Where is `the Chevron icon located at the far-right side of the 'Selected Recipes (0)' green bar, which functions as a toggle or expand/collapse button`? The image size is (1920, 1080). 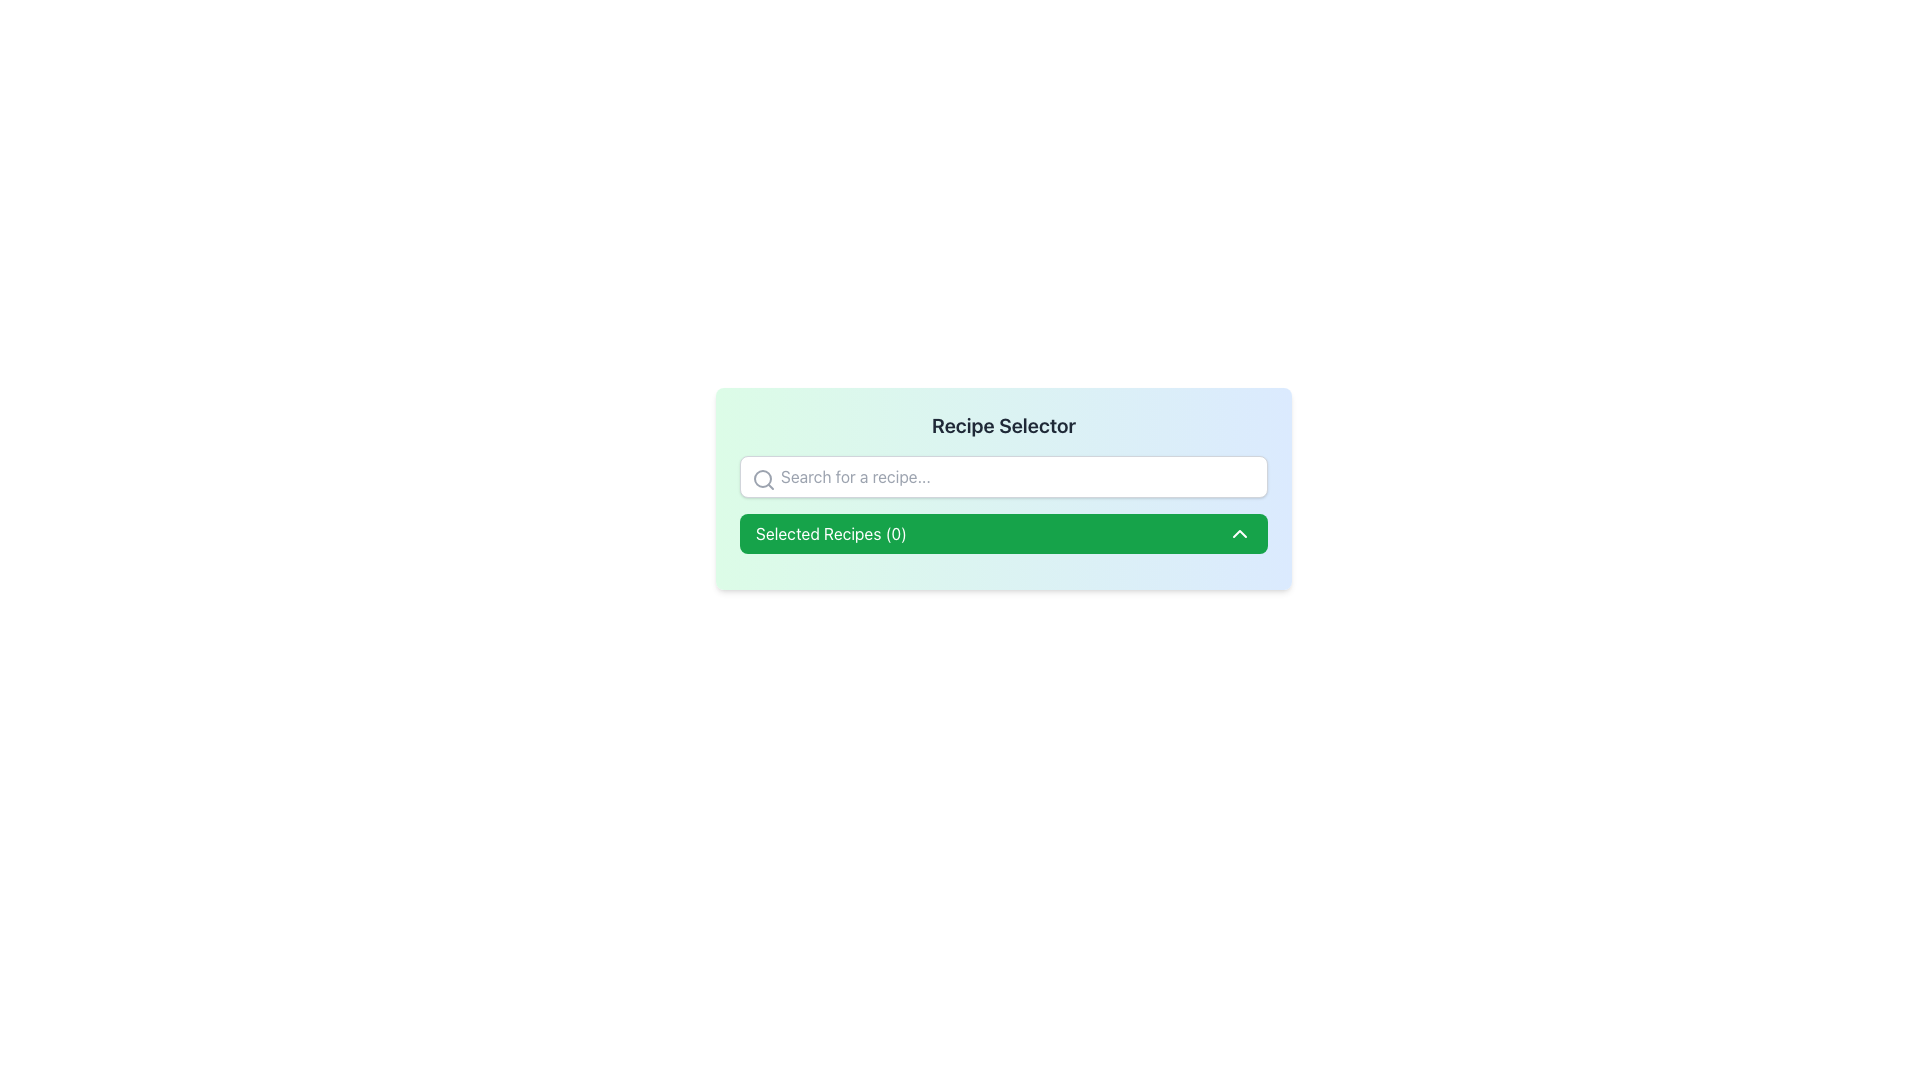
the Chevron icon located at the far-right side of the 'Selected Recipes (0)' green bar, which functions as a toggle or expand/collapse button is located at coordinates (1238, 532).